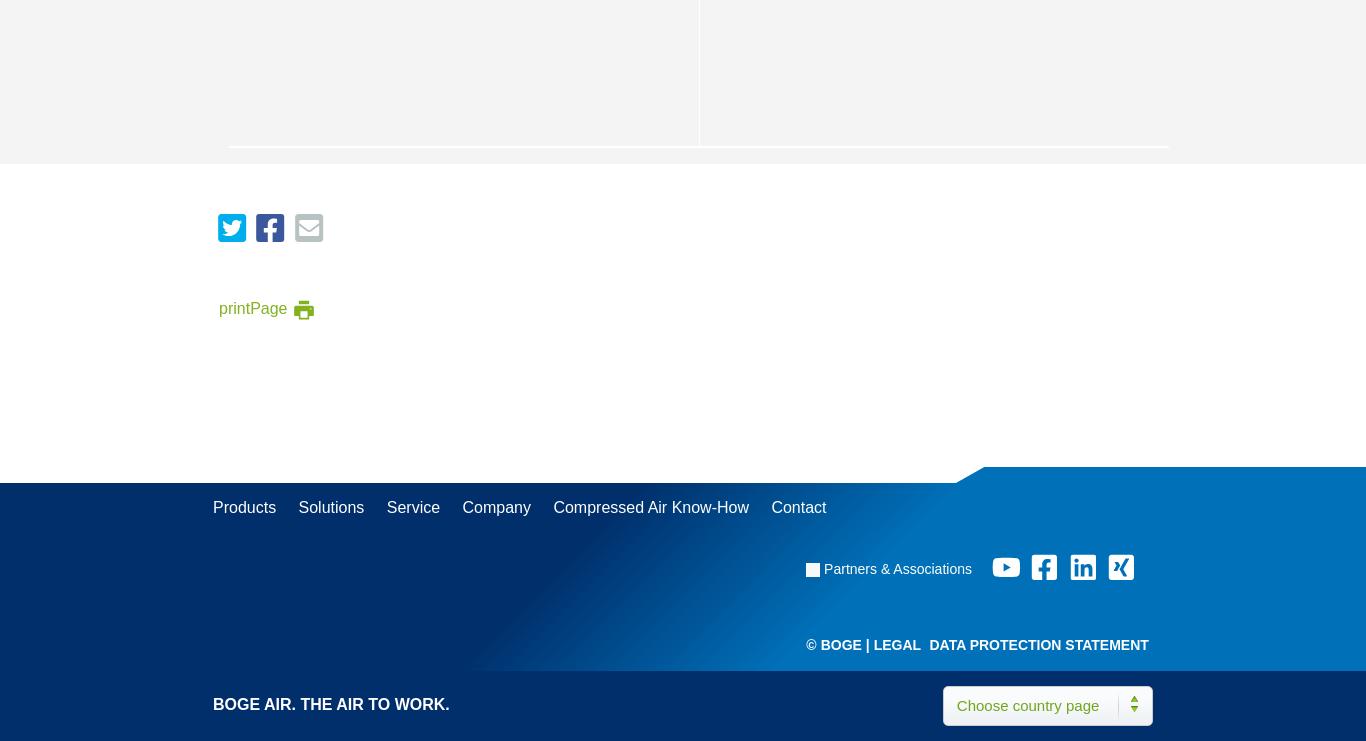 The width and height of the screenshot is (1366, 741). What do you see at coordinates (411, 506) in the screenshot?
I see `'Service'` at bounding box center [411, 506].